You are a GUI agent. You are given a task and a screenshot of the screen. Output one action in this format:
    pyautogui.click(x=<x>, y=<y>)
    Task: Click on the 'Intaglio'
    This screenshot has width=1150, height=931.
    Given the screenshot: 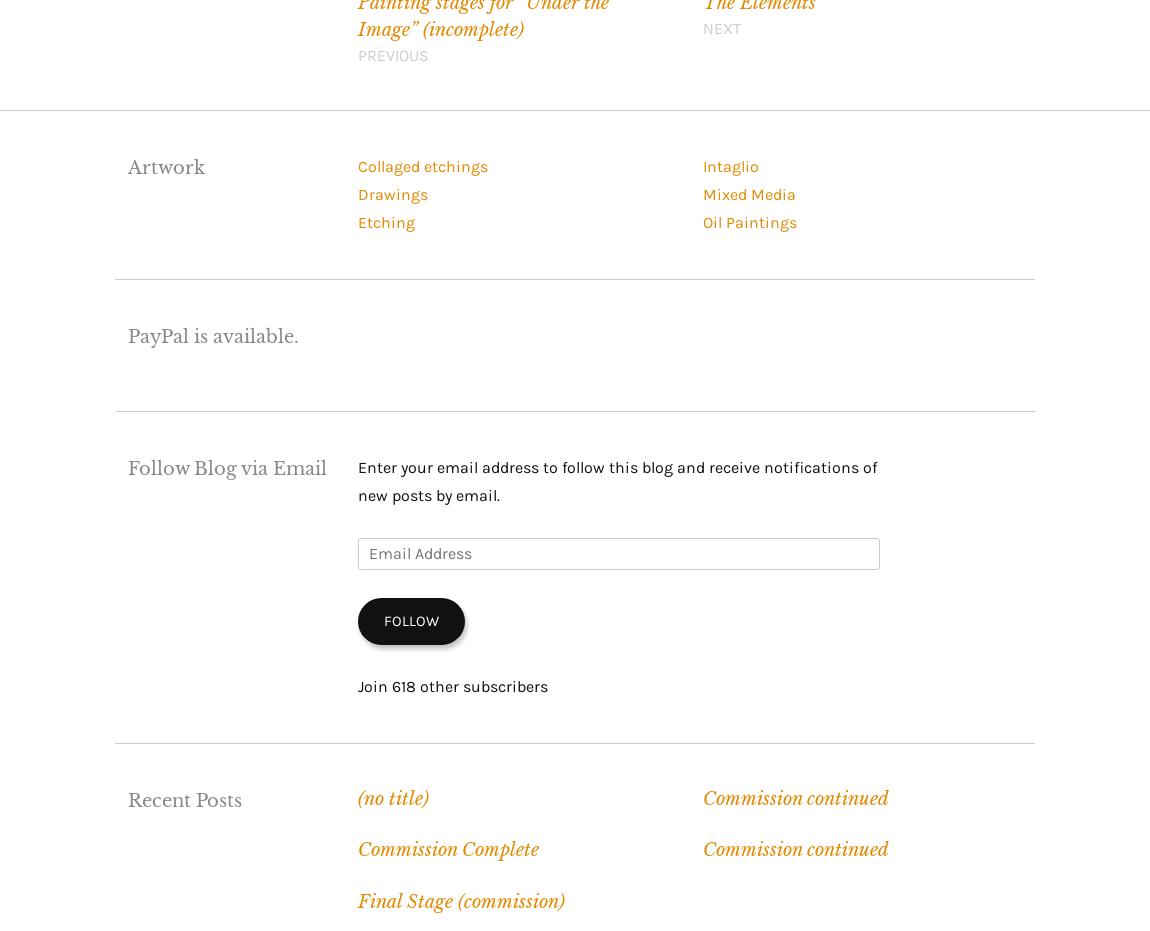 What is the action you would take?
    pyautogui.click(x=729, y=165)
    